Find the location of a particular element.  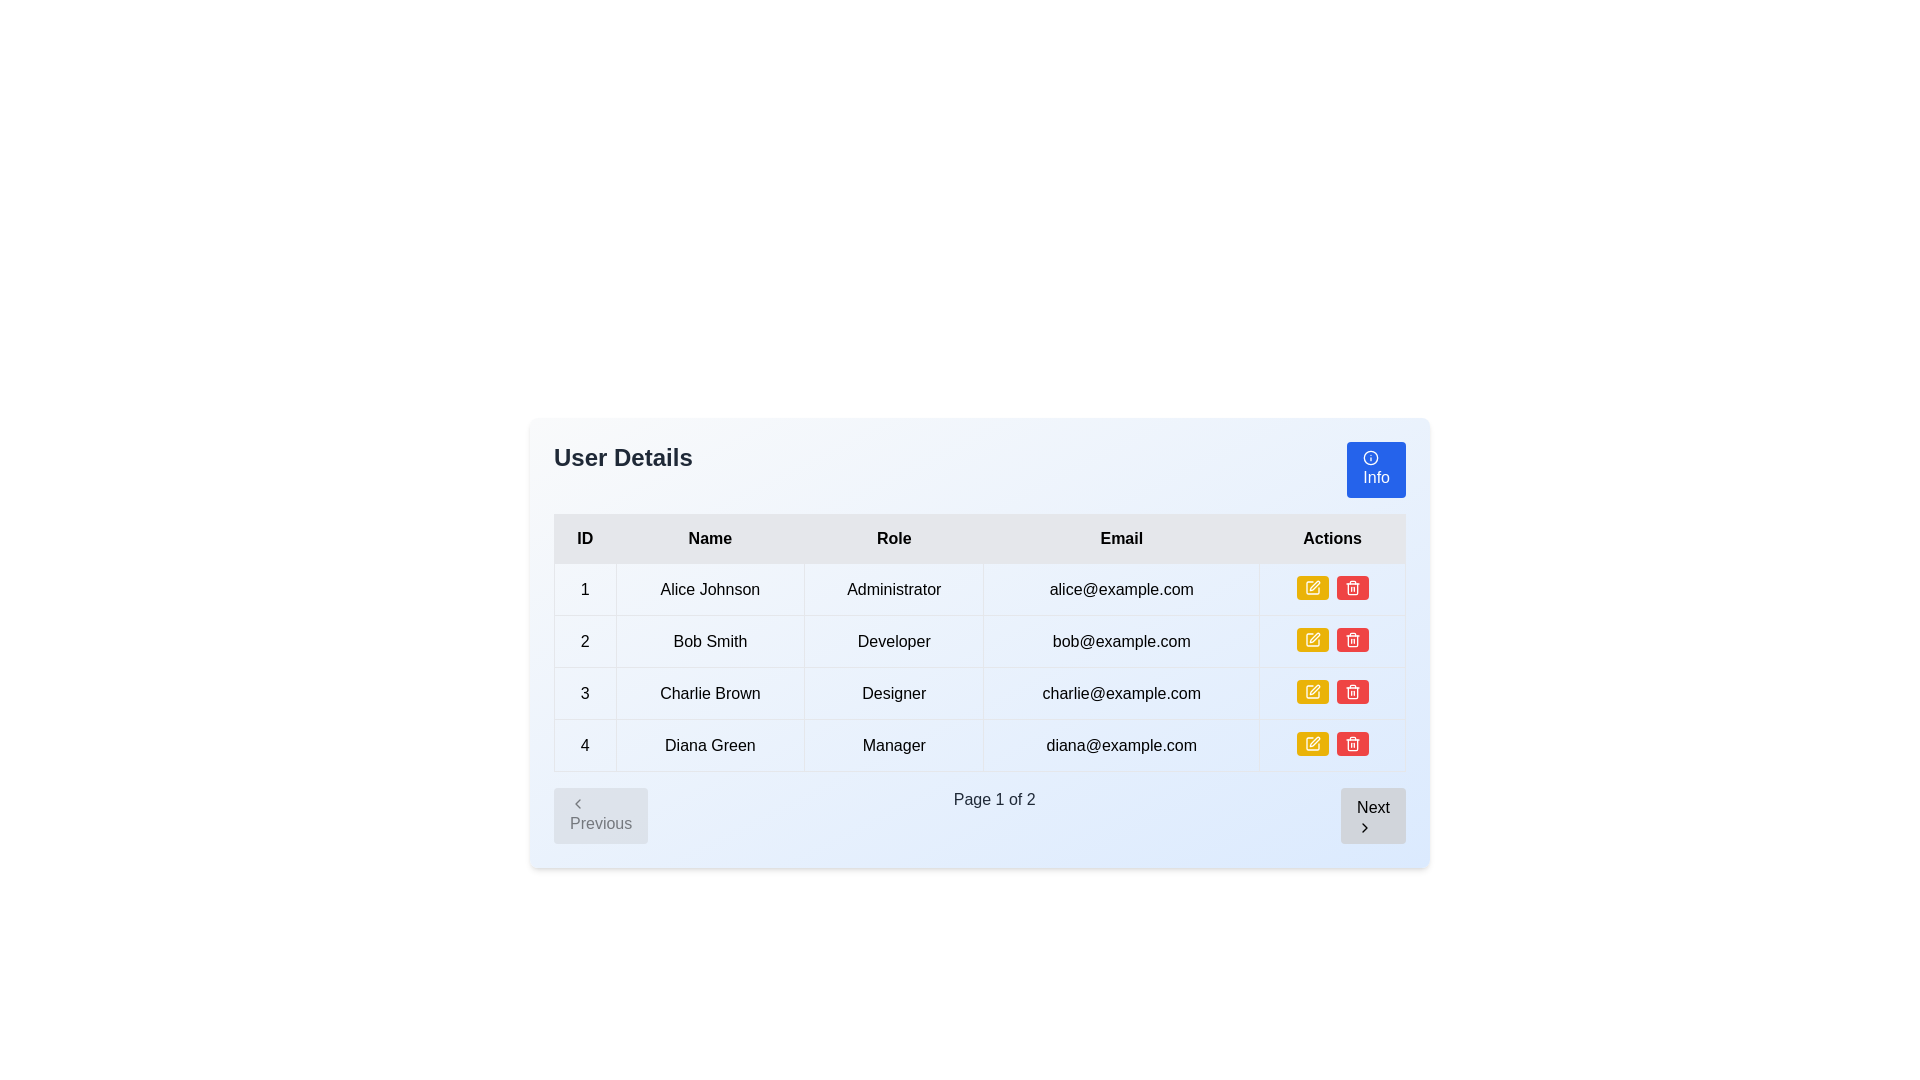

the text label indicating the role or position associated with 'Diana Green', located in the 'Role' column of the fourth row in the table is located at coordinates (893, 745).